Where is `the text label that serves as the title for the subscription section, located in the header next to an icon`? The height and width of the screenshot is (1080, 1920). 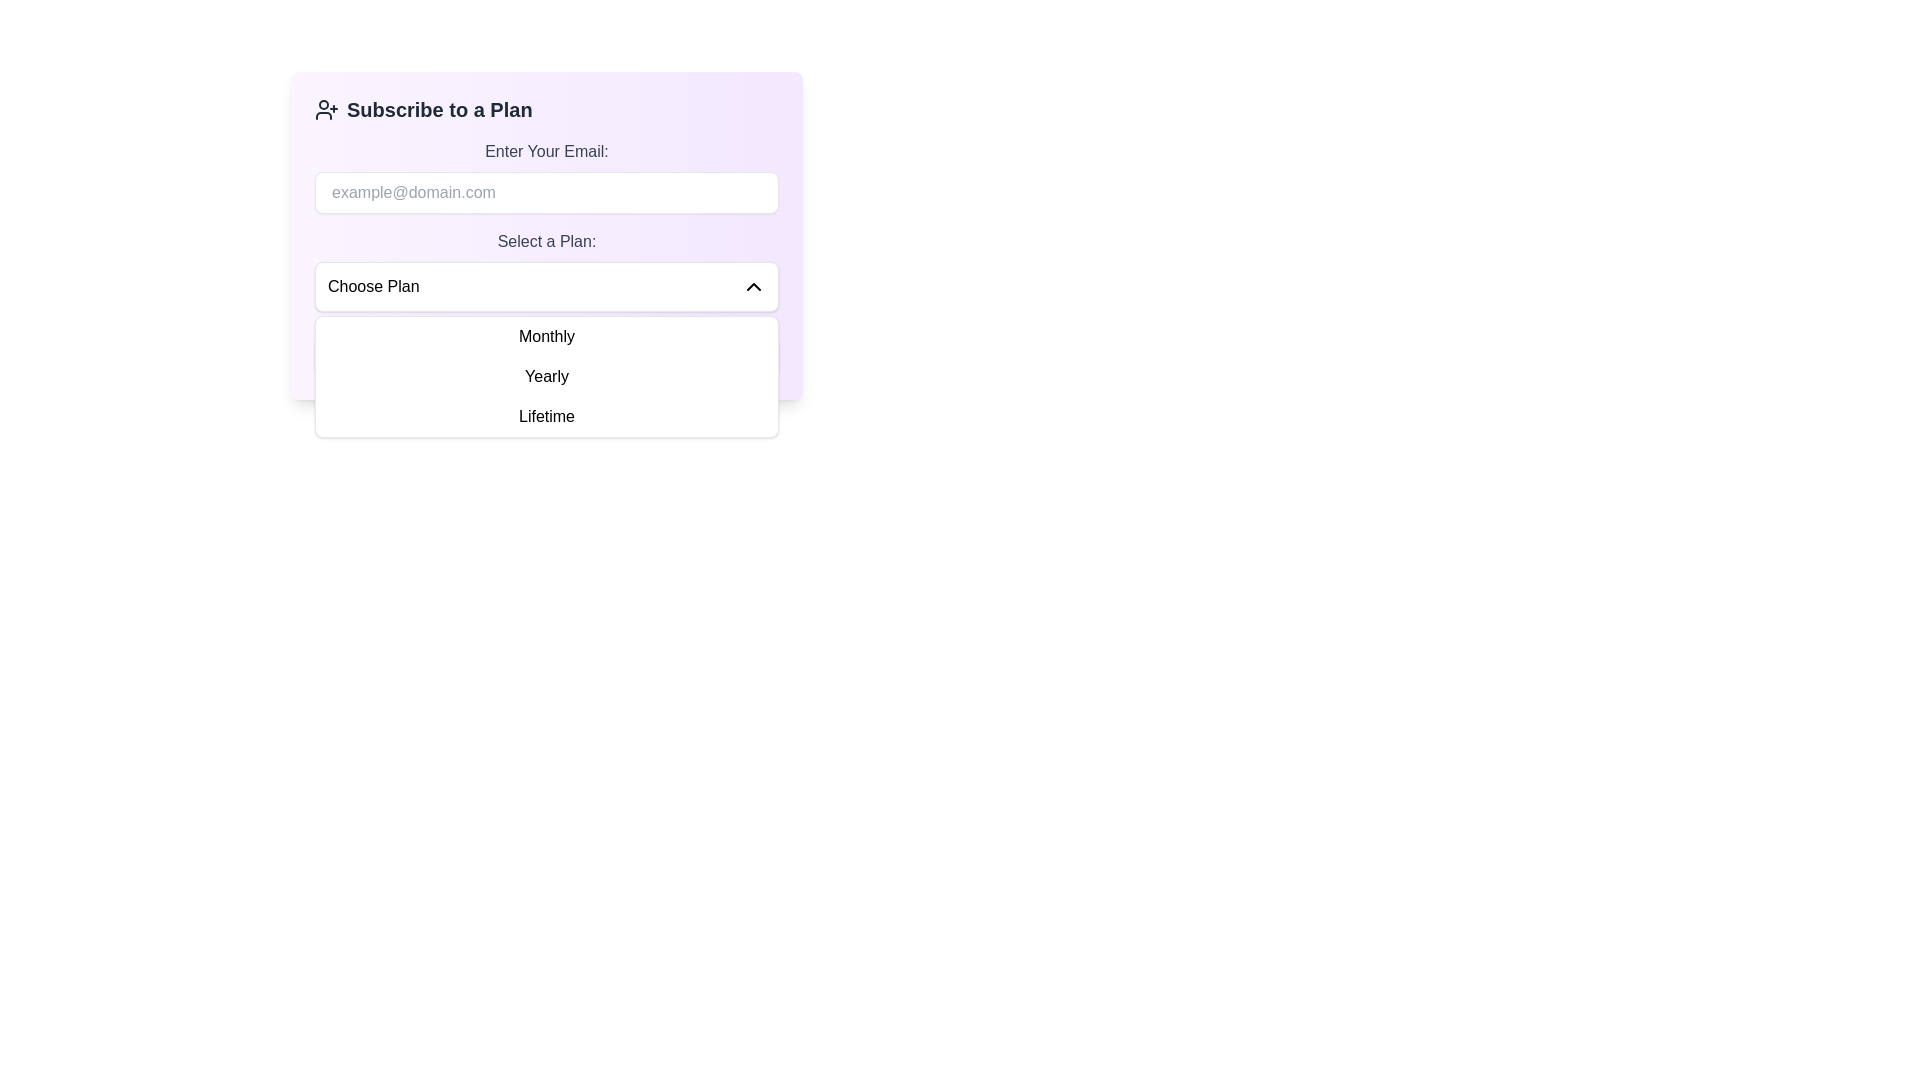
the text label that serves as the title for the subscription section, located in the header next to an icon is located at coordinates (438, 110).